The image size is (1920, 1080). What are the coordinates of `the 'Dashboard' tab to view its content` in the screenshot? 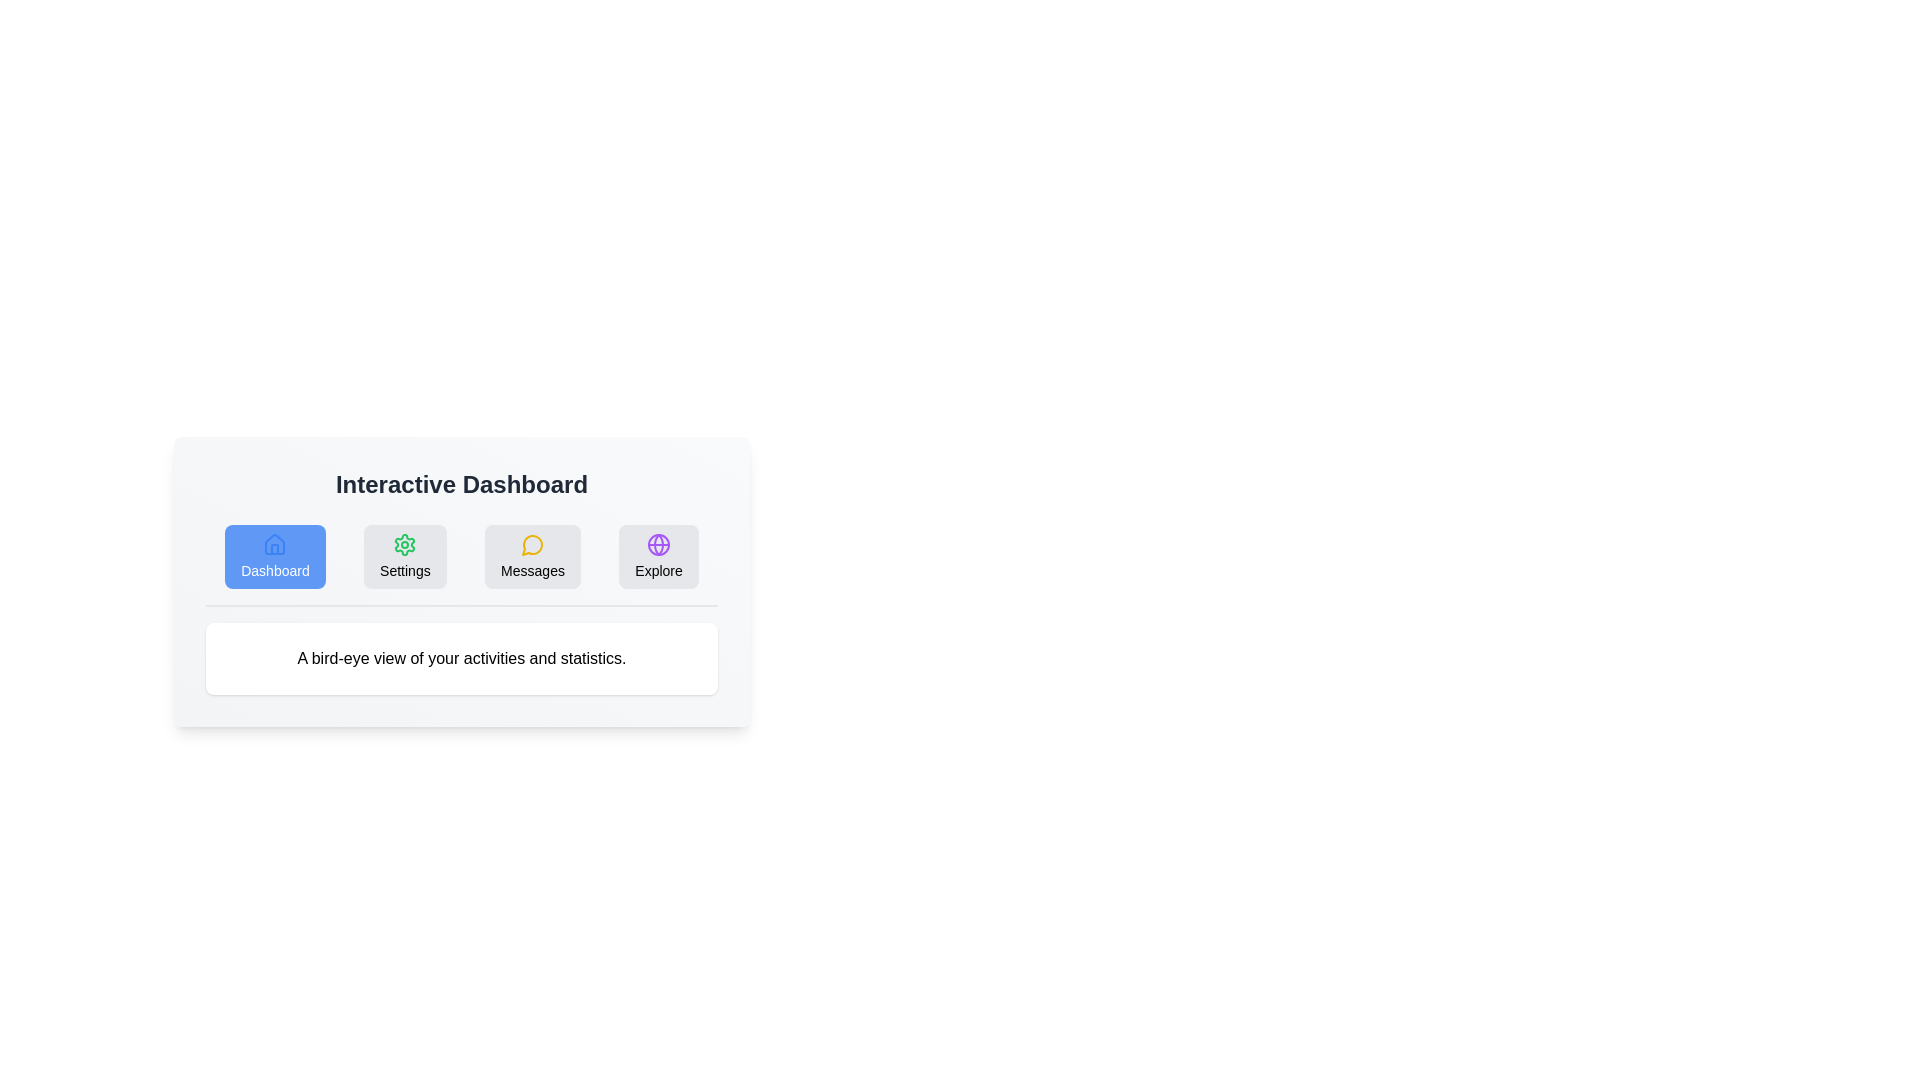 It's located at (274, 556).